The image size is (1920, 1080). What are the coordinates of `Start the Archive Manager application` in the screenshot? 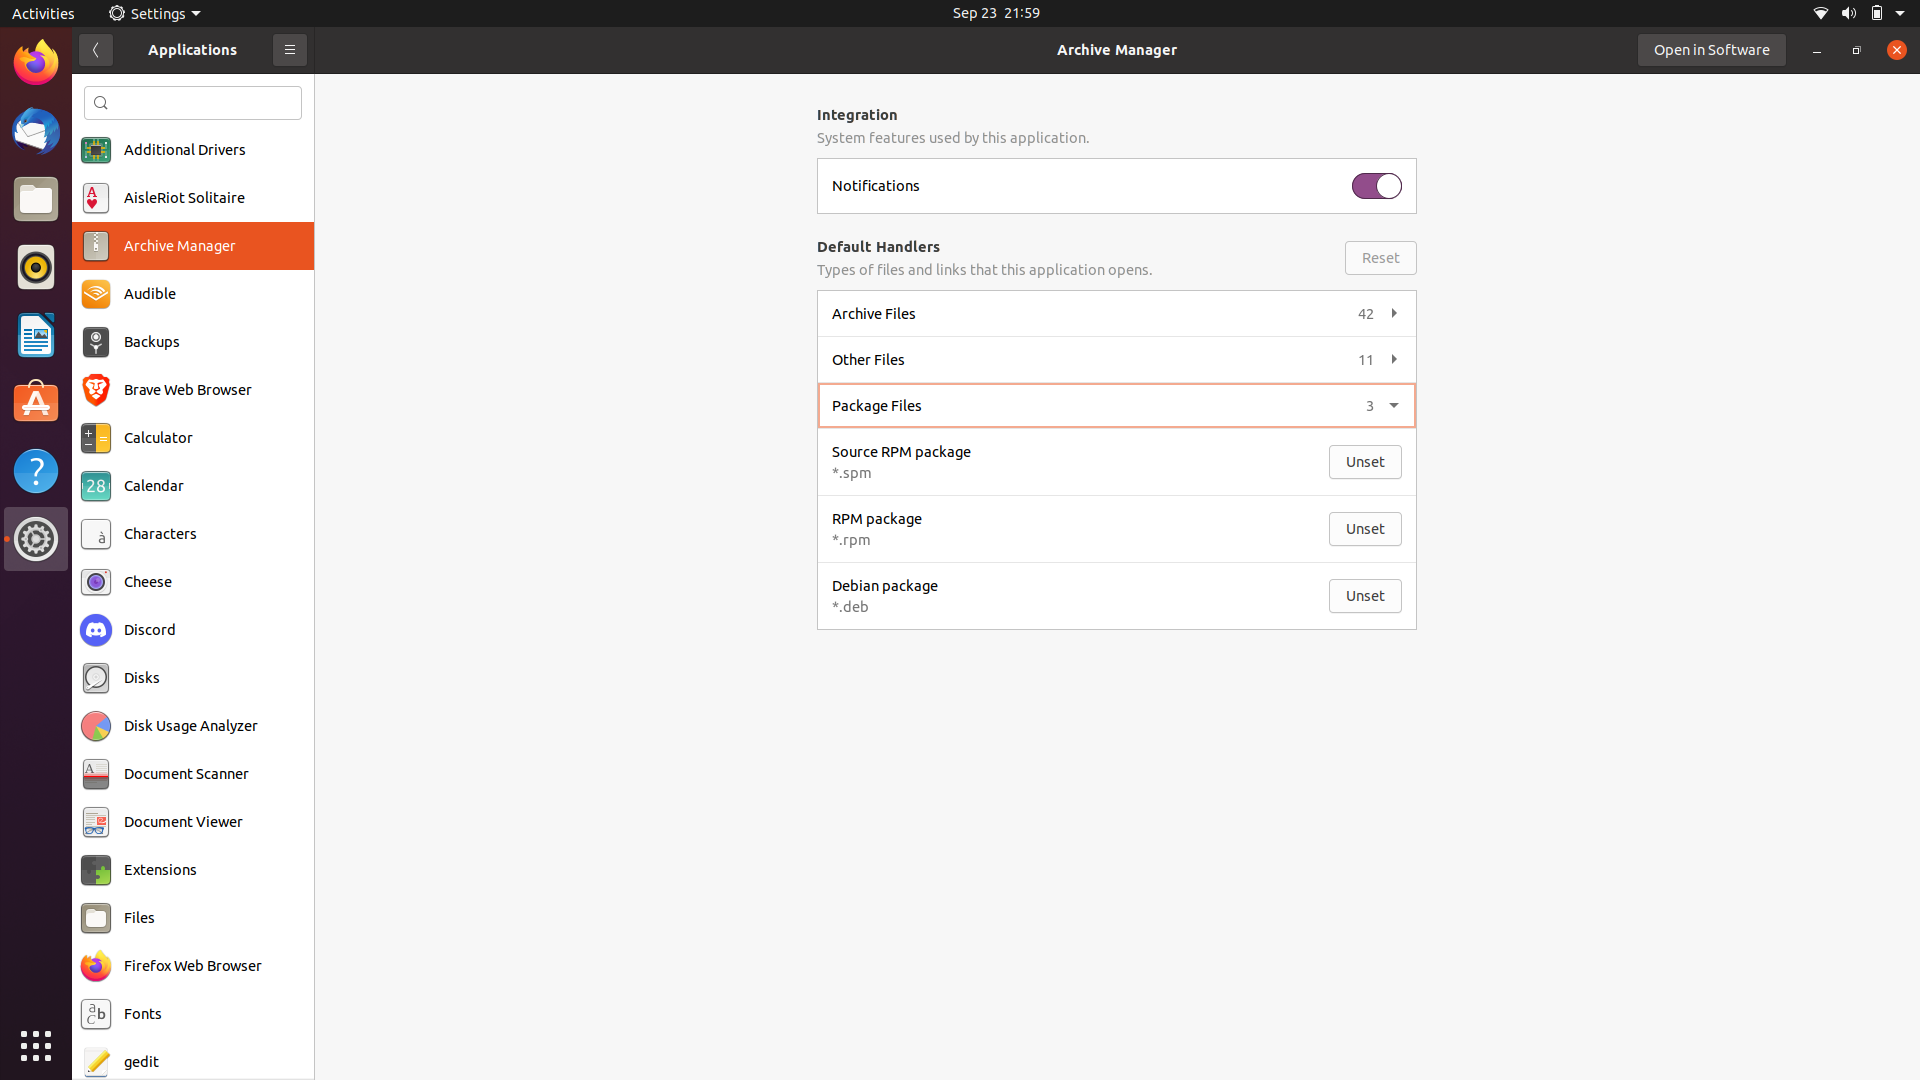 It's located at (192, 245).